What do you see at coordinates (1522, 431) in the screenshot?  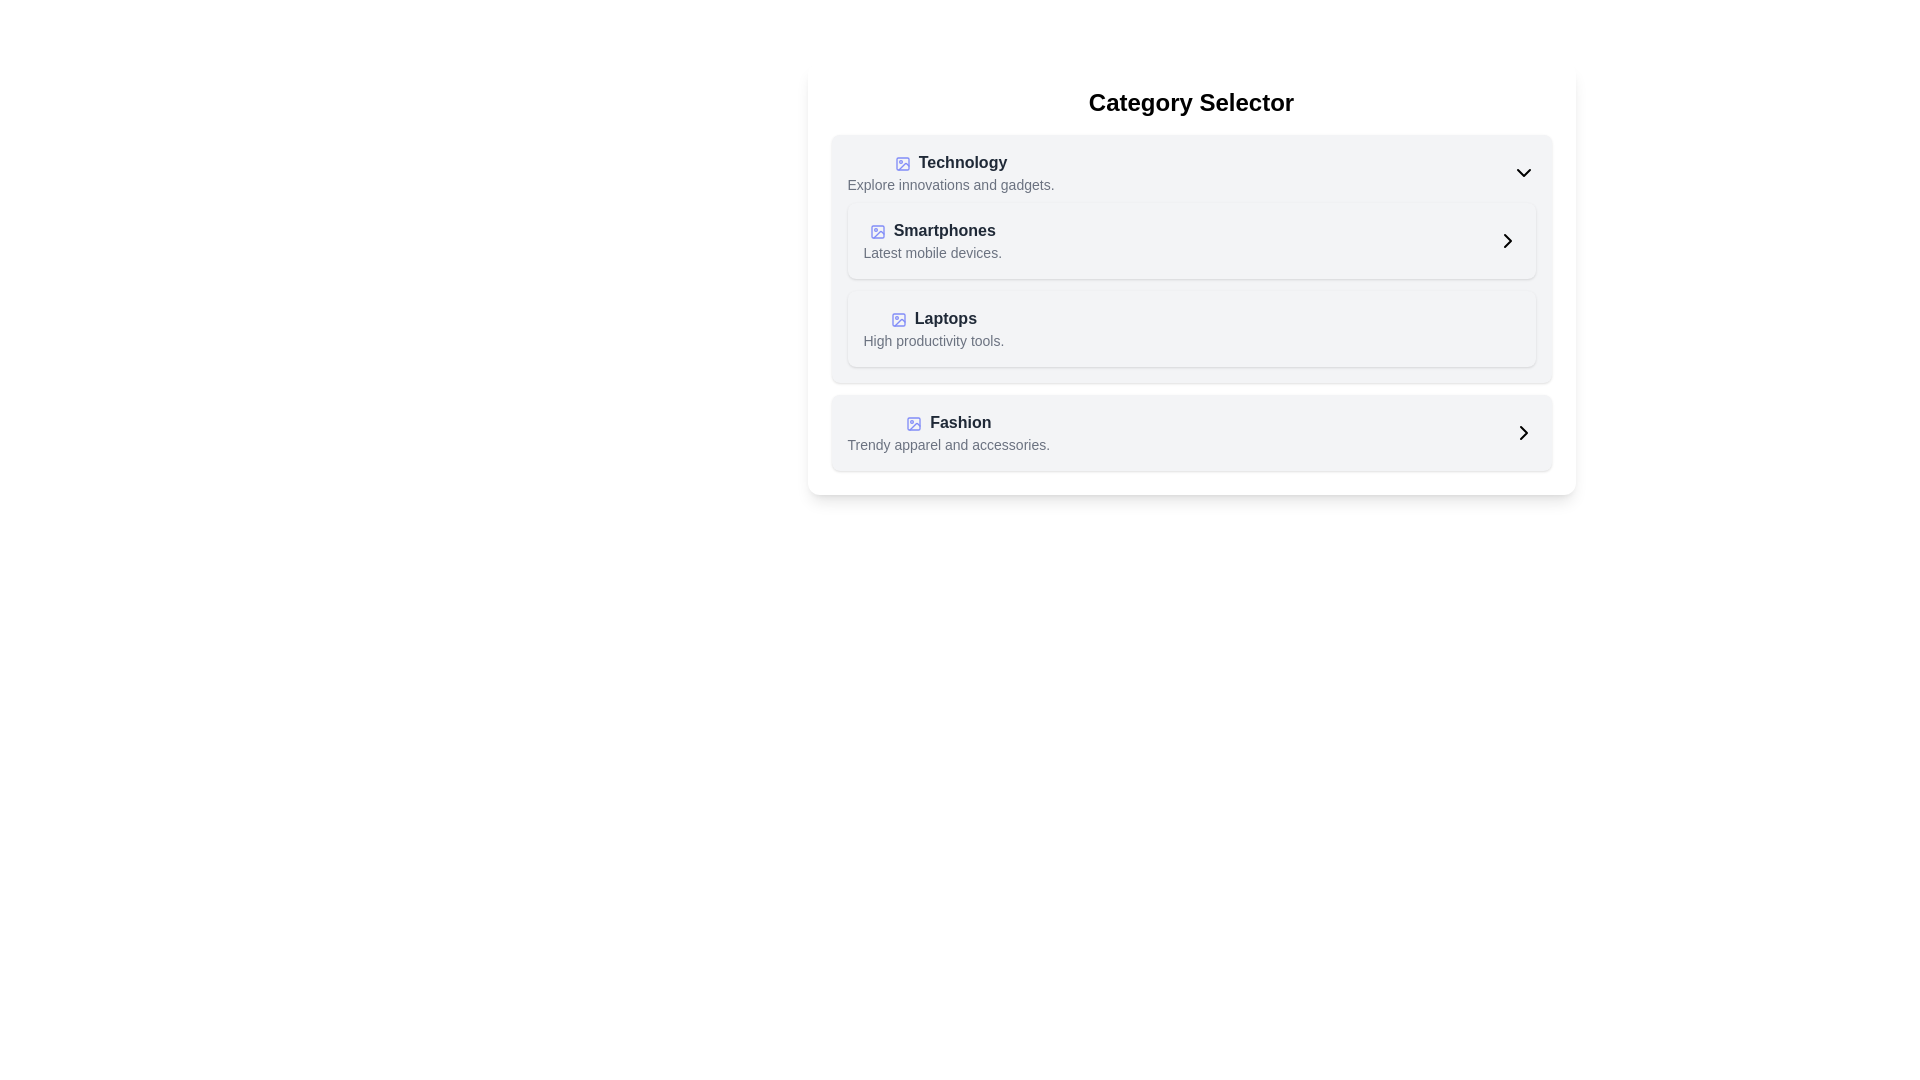 I see `the right-pointing chevron icon located in the bottom-right of the 'Fashion' category section` at bounding box center [1522, 431].